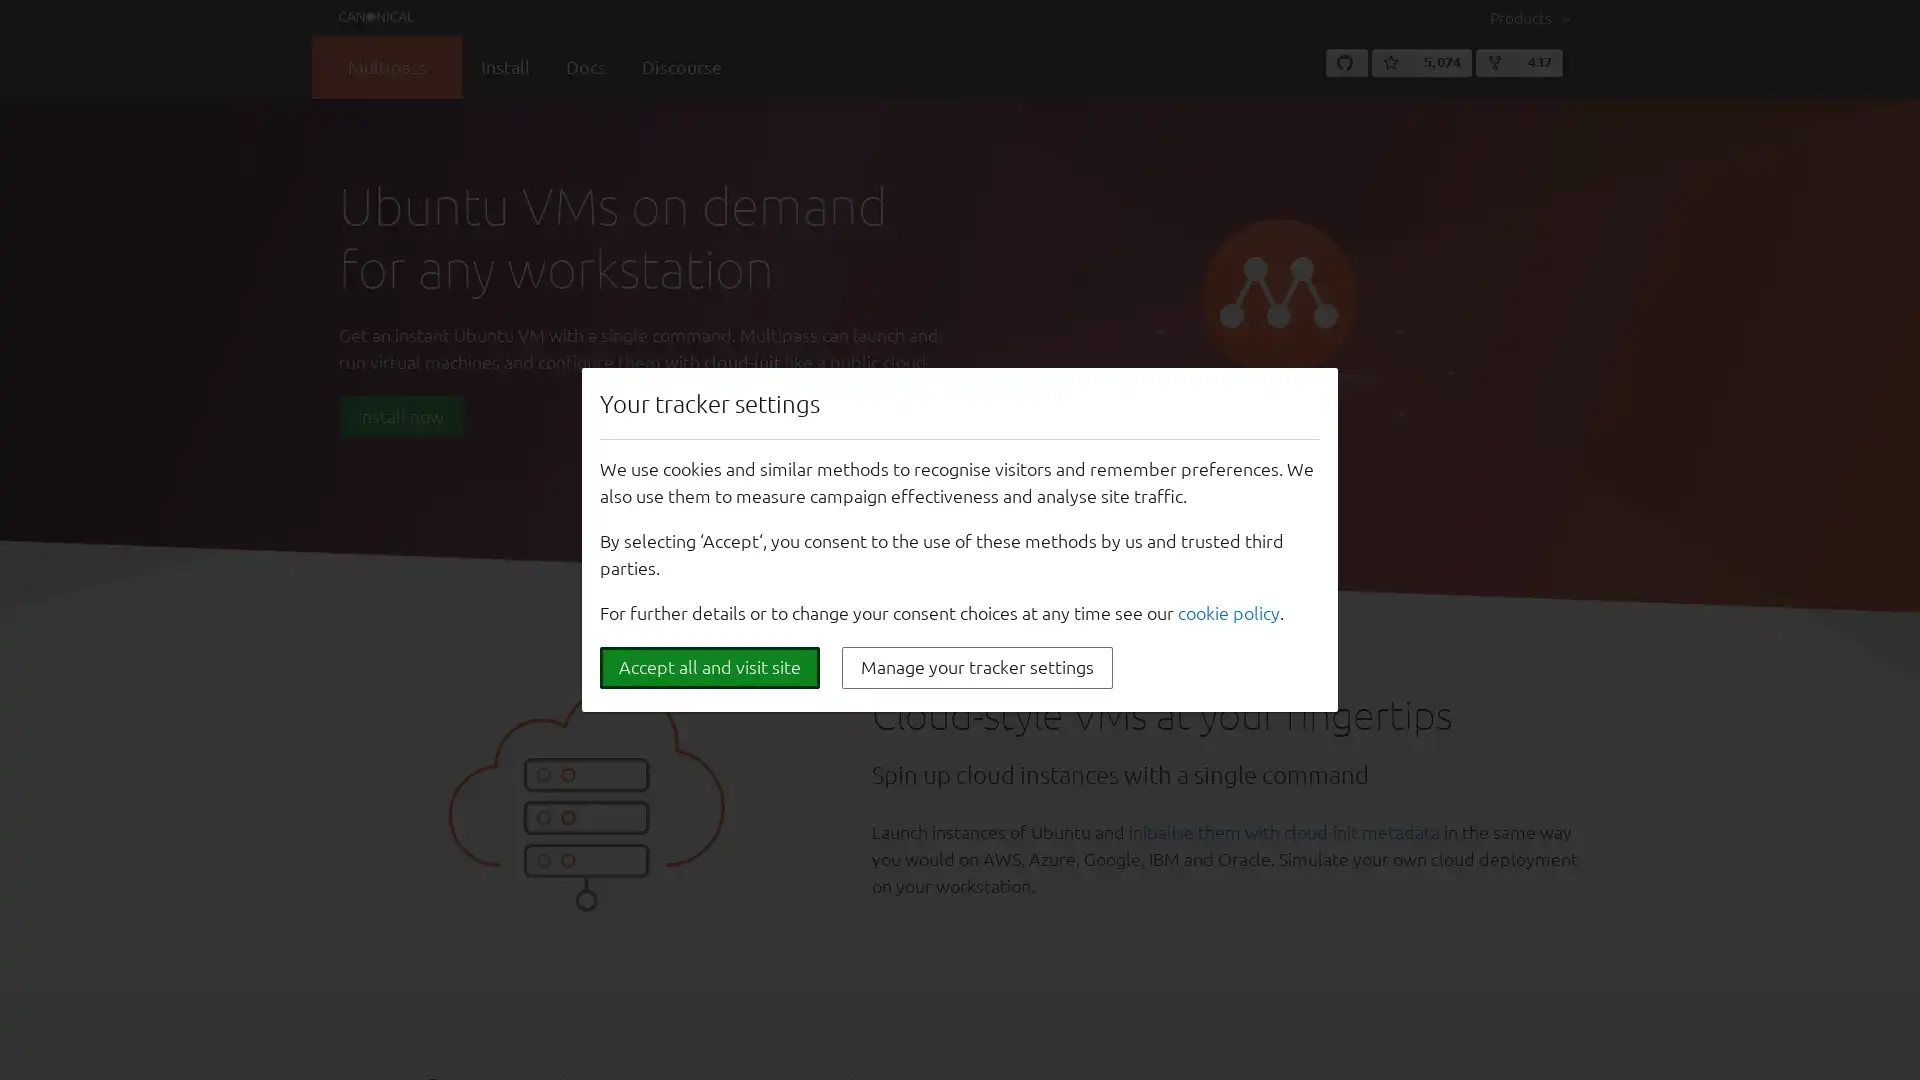 The width and height of the screenshot is (1920, 1080). I want to click on Manage your tracker settings, so click(977, 667).